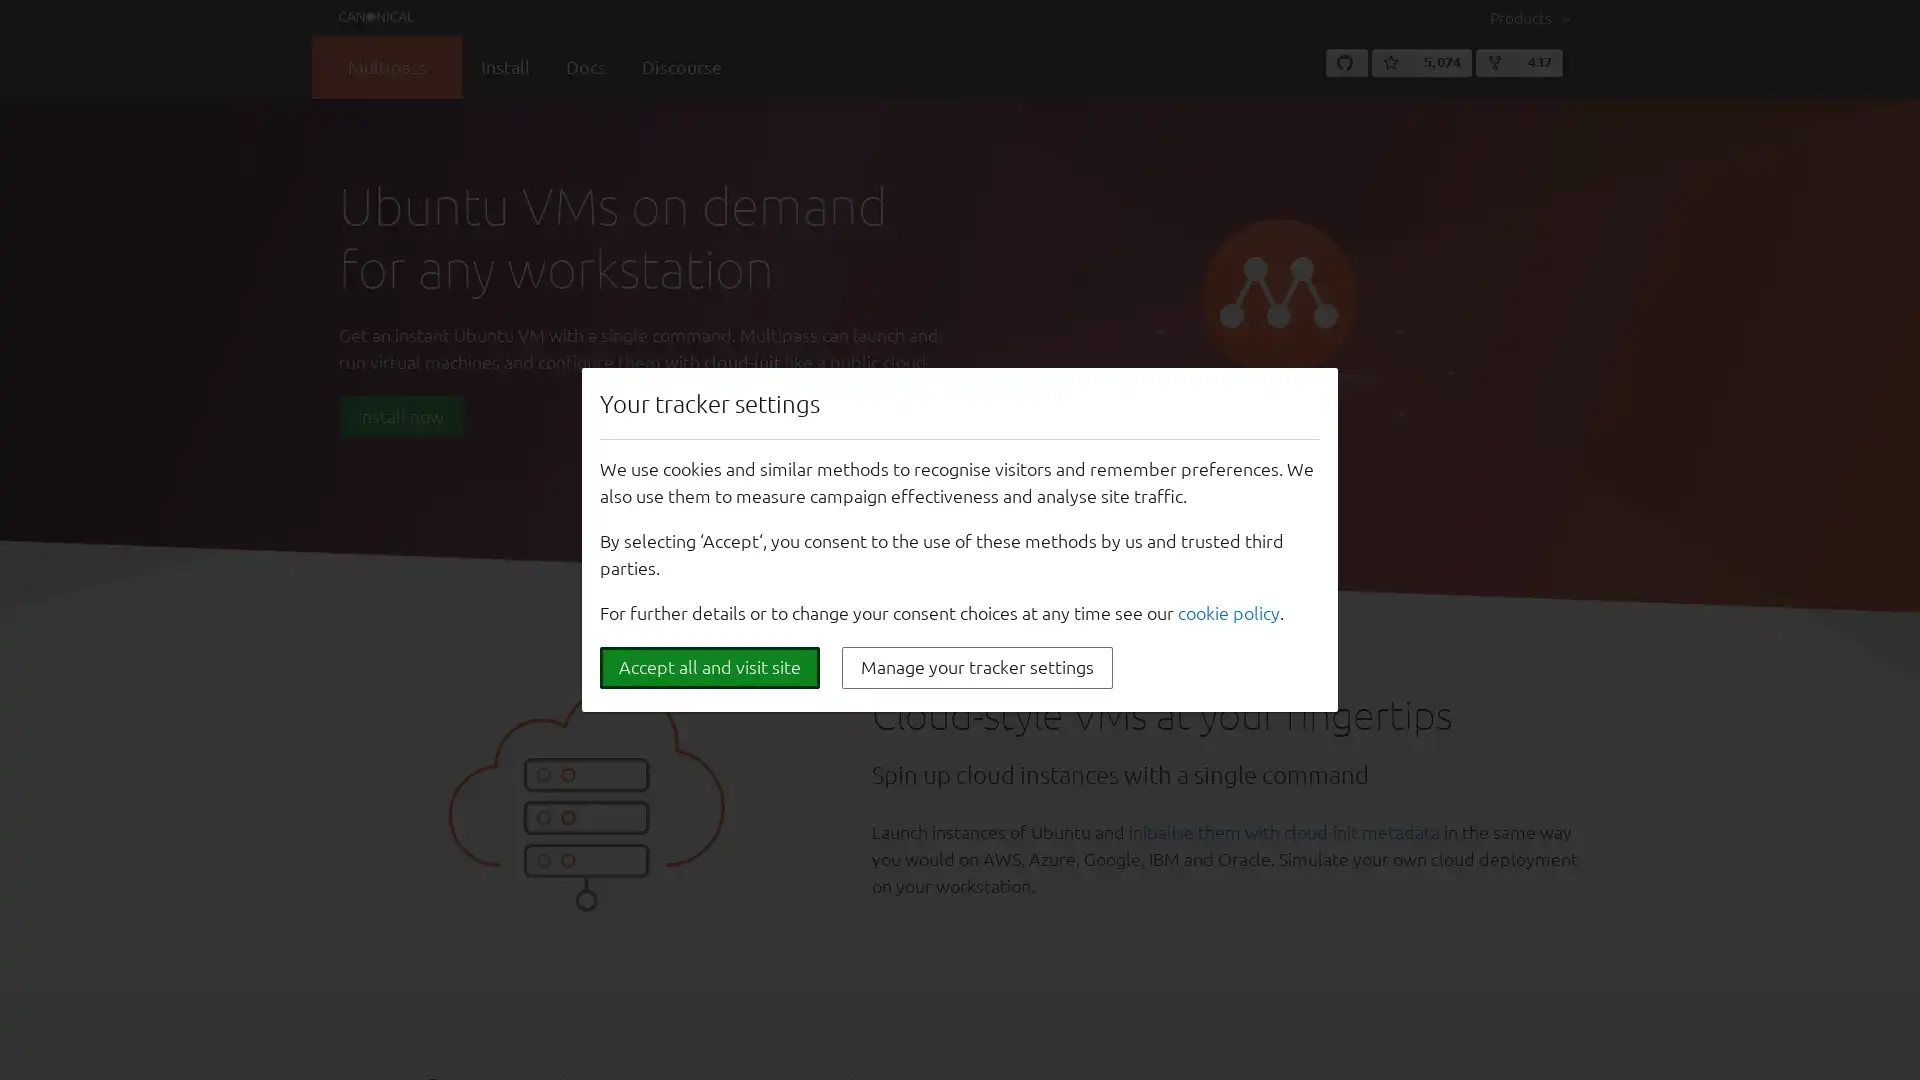 The width and height of the screenshot is (1920, 1080). I want to click on Manage your tracker settings, so click(977, 667).